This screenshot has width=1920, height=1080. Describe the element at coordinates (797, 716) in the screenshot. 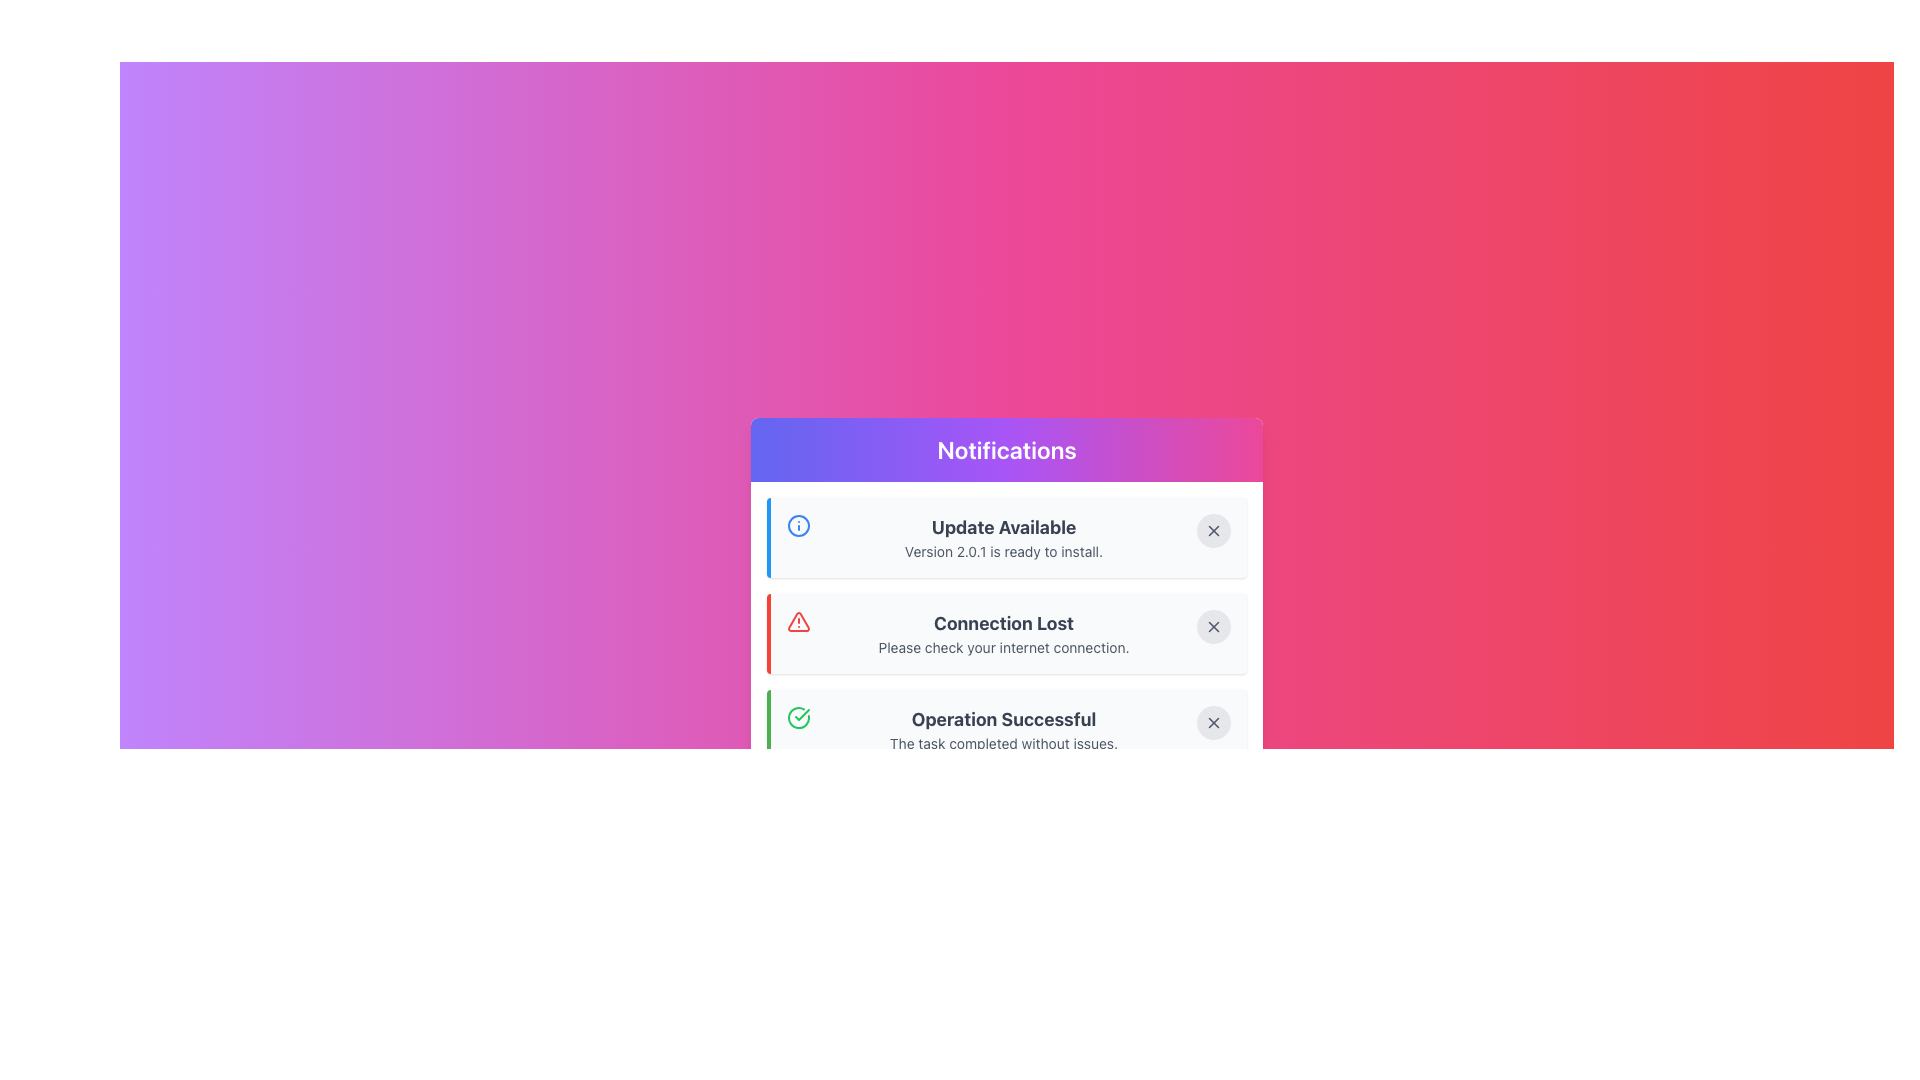

I see `the graphical checkmark icon indicating a successful operation located` at that location.